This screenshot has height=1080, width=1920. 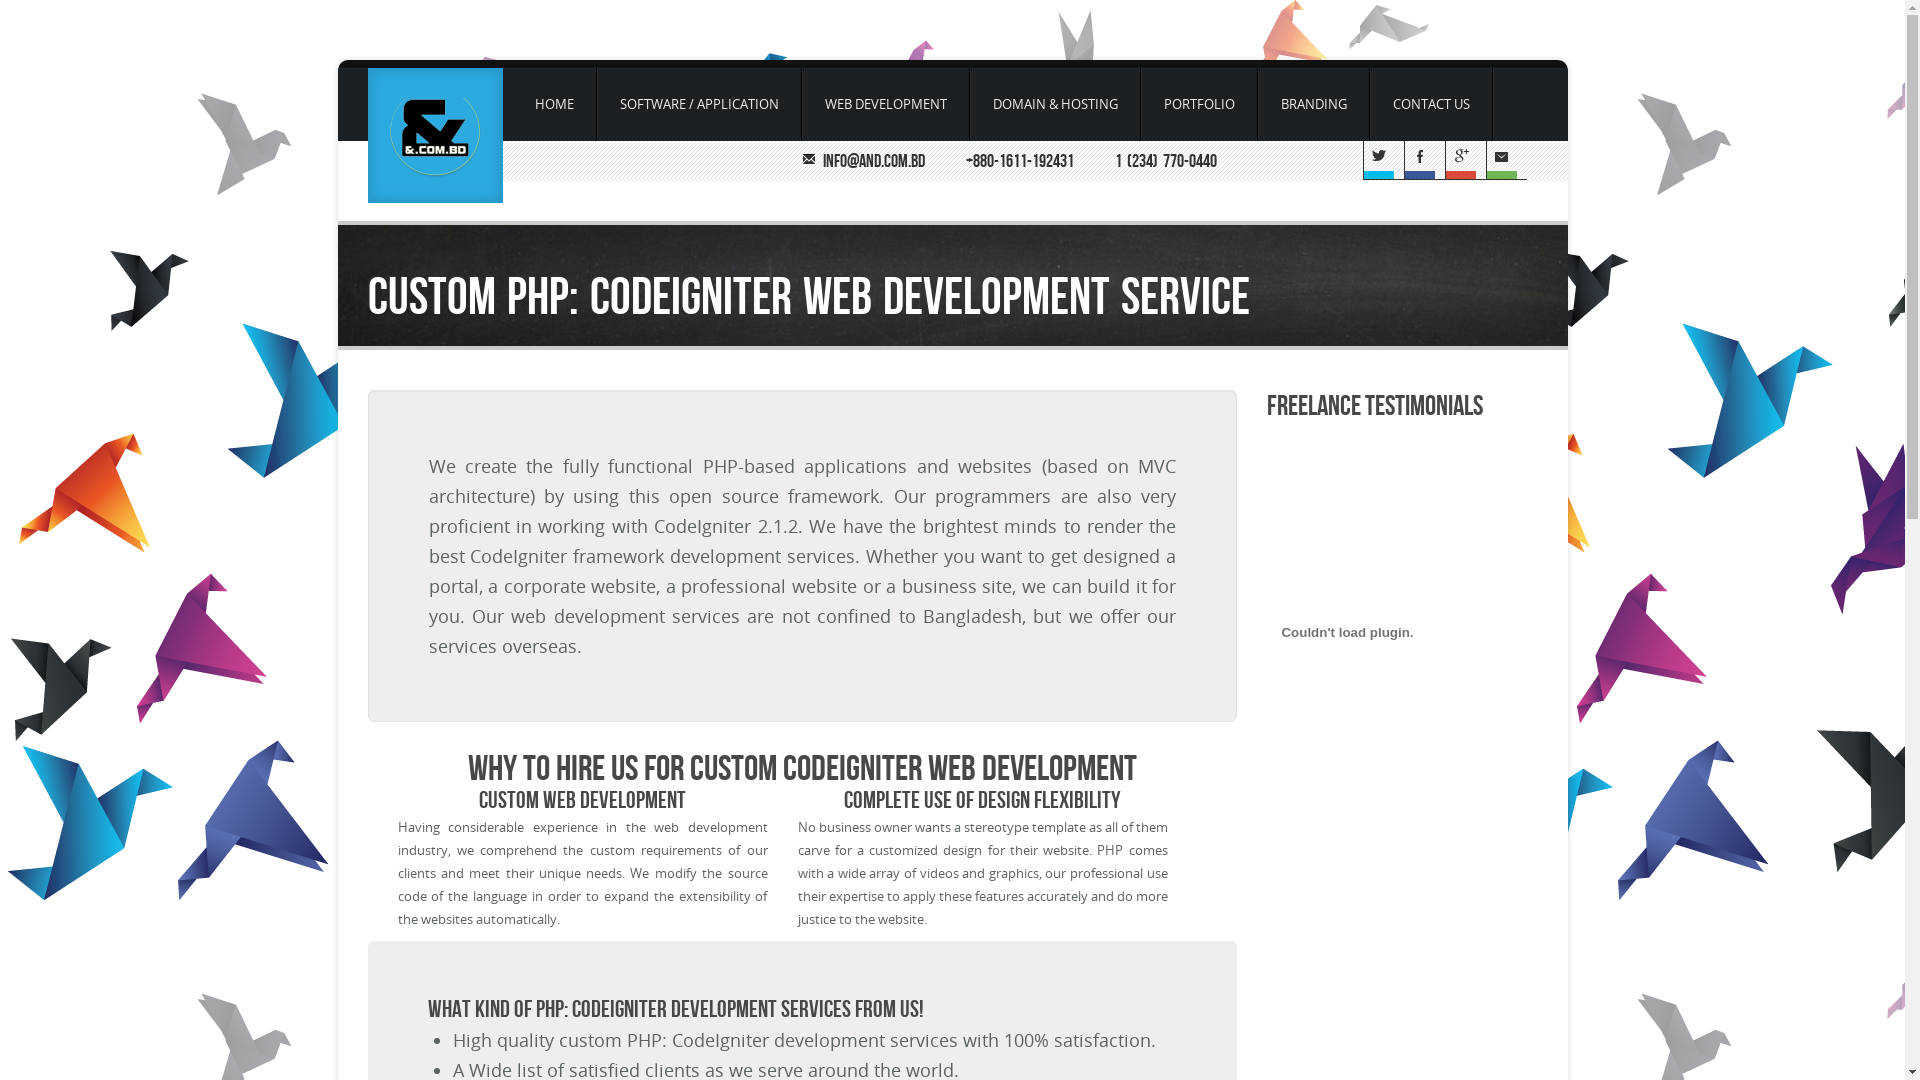 What do you see at coordinates (1382, 159) in the screenshot?
I see `'Twitter'` at bounding box center [1382, 159].